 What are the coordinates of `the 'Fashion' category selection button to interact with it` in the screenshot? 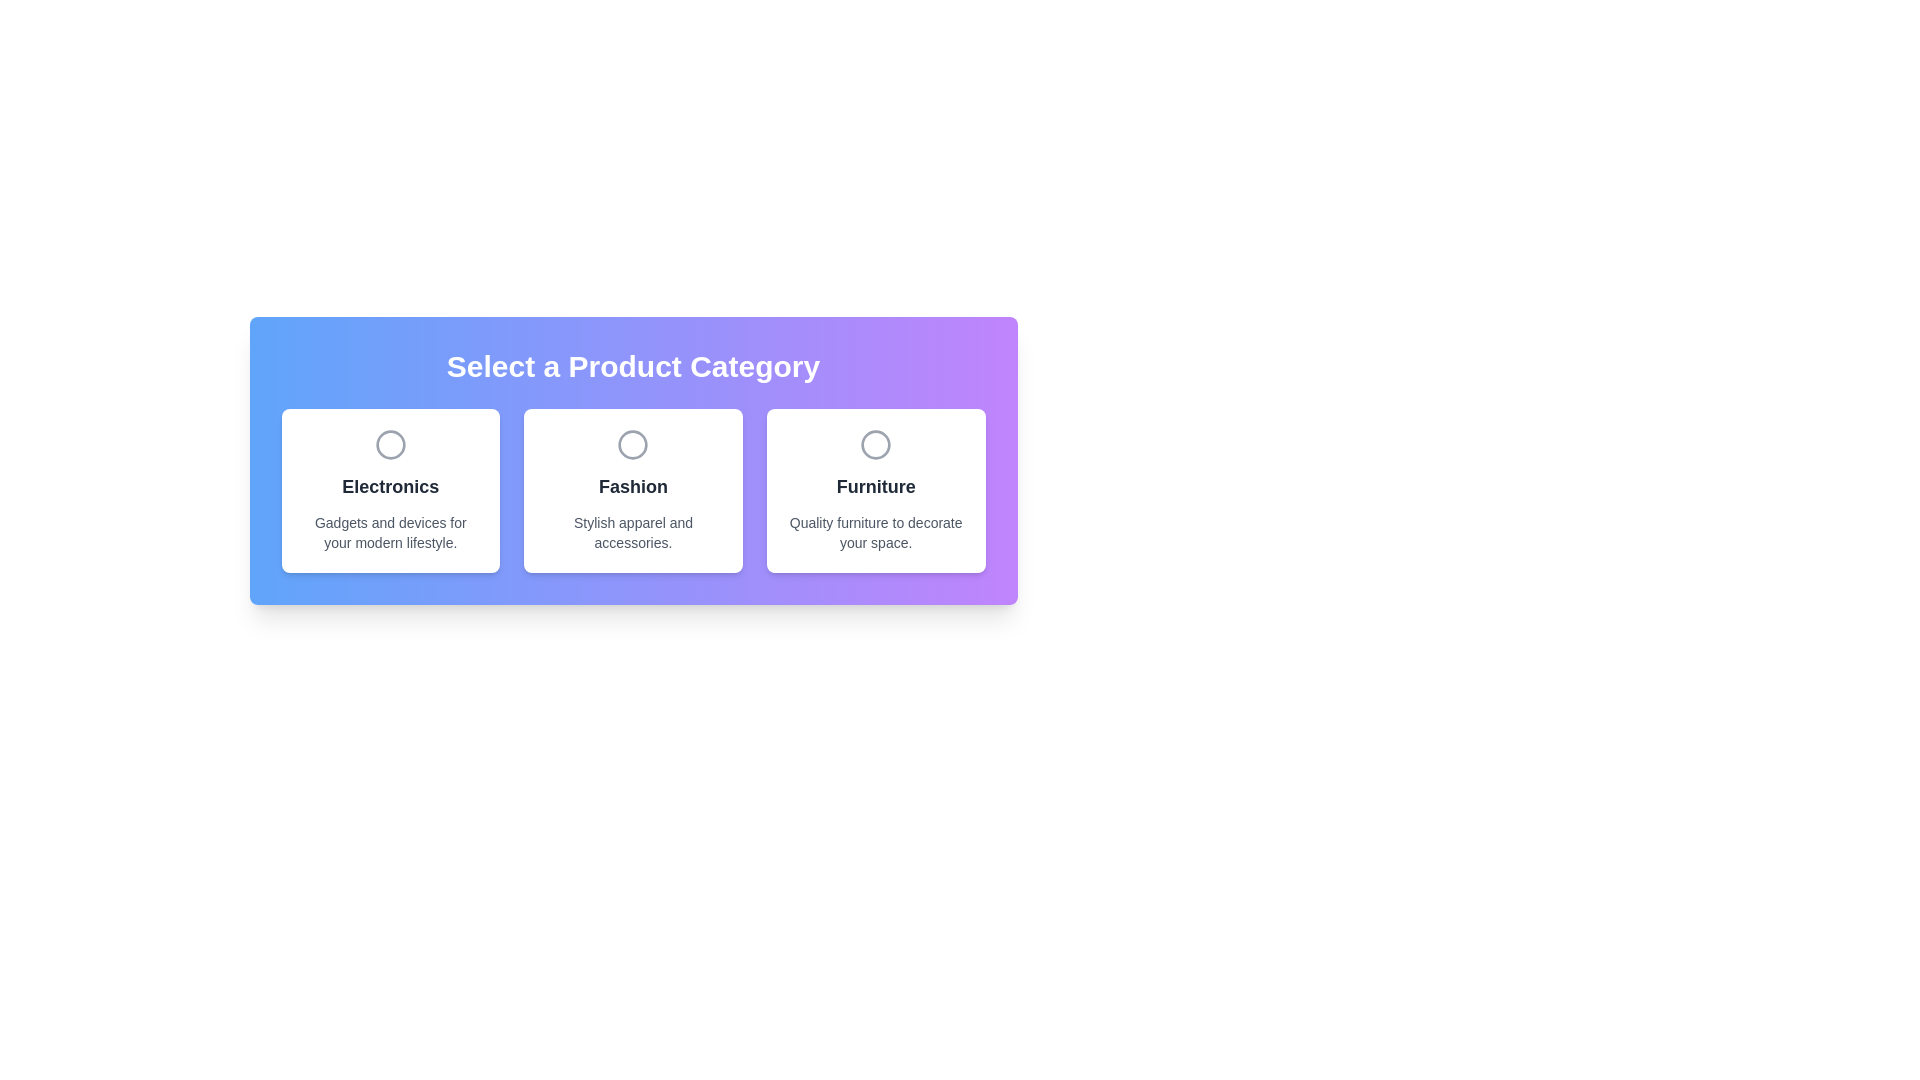 It's located at (632, 461).